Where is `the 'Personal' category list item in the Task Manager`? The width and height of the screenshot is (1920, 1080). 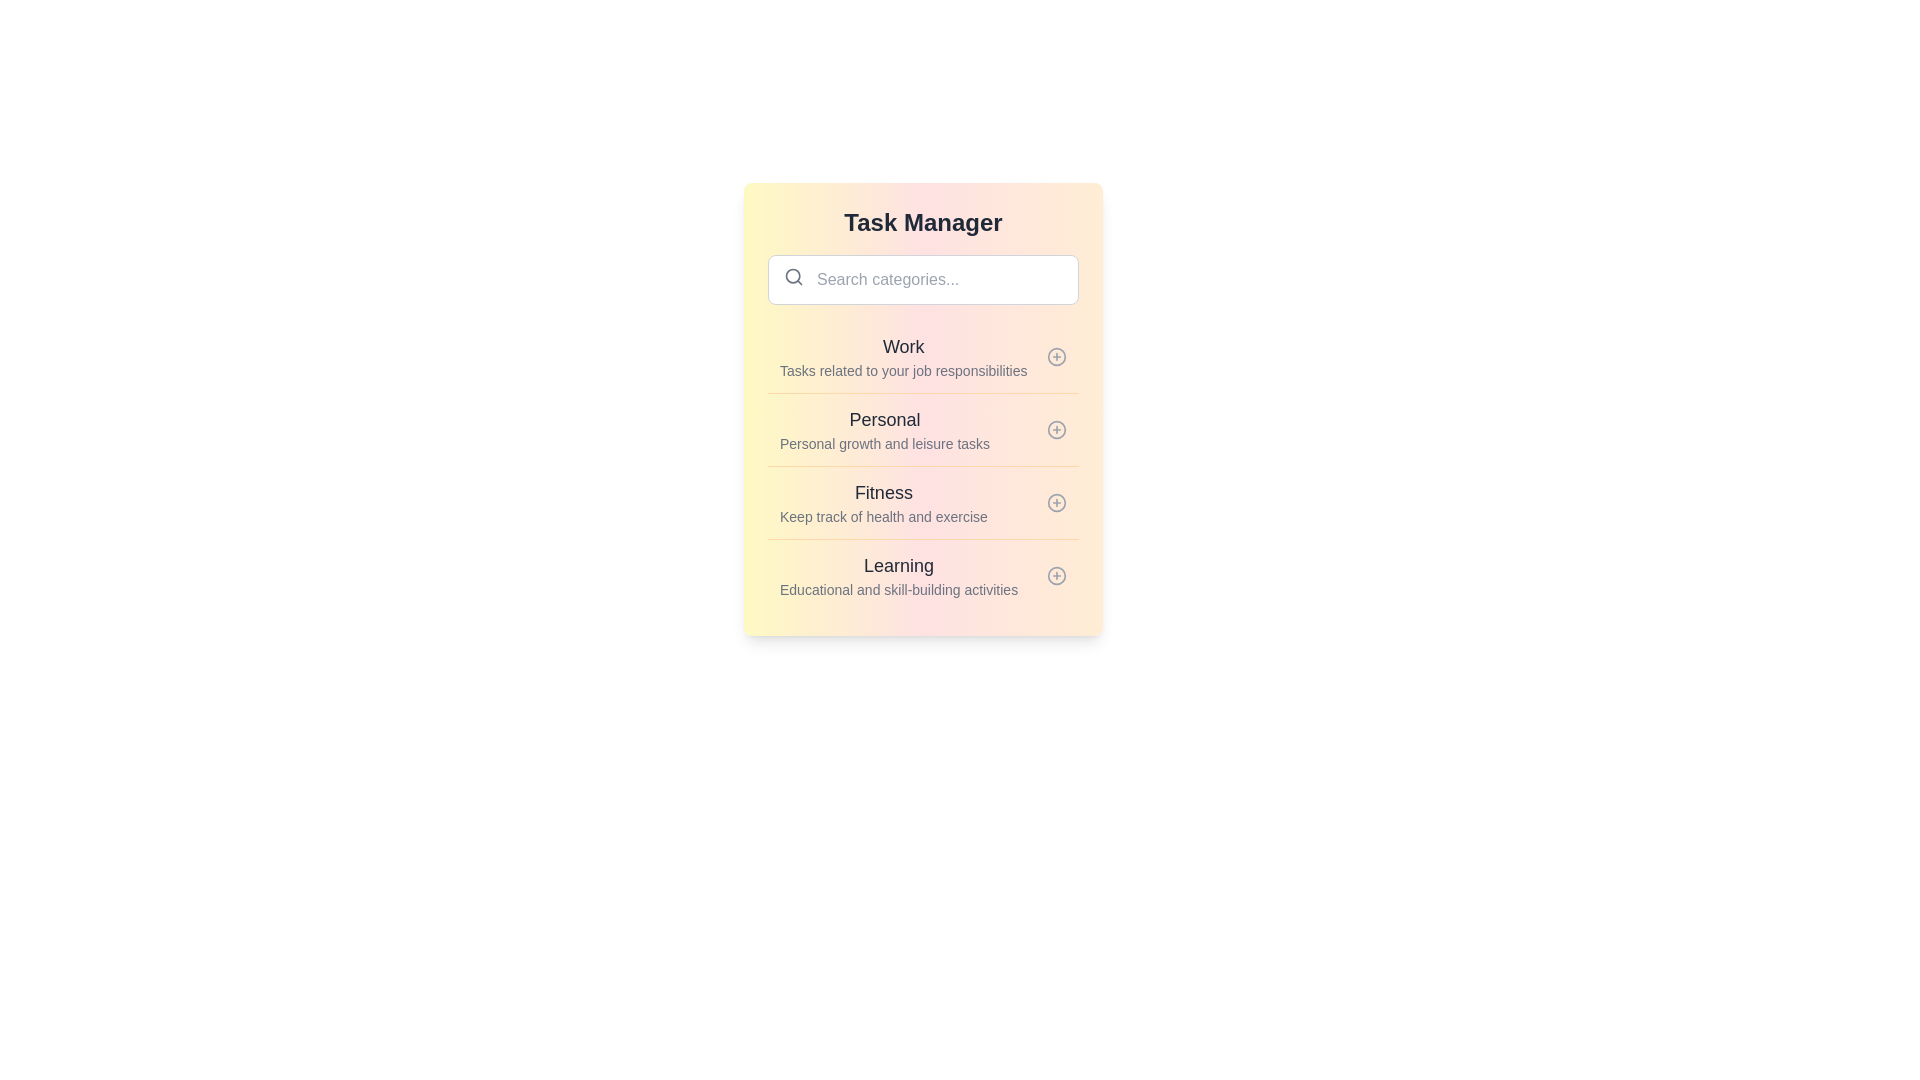
the 'Personal' category list item in the Task Manager is located at coordinates (922, 466).